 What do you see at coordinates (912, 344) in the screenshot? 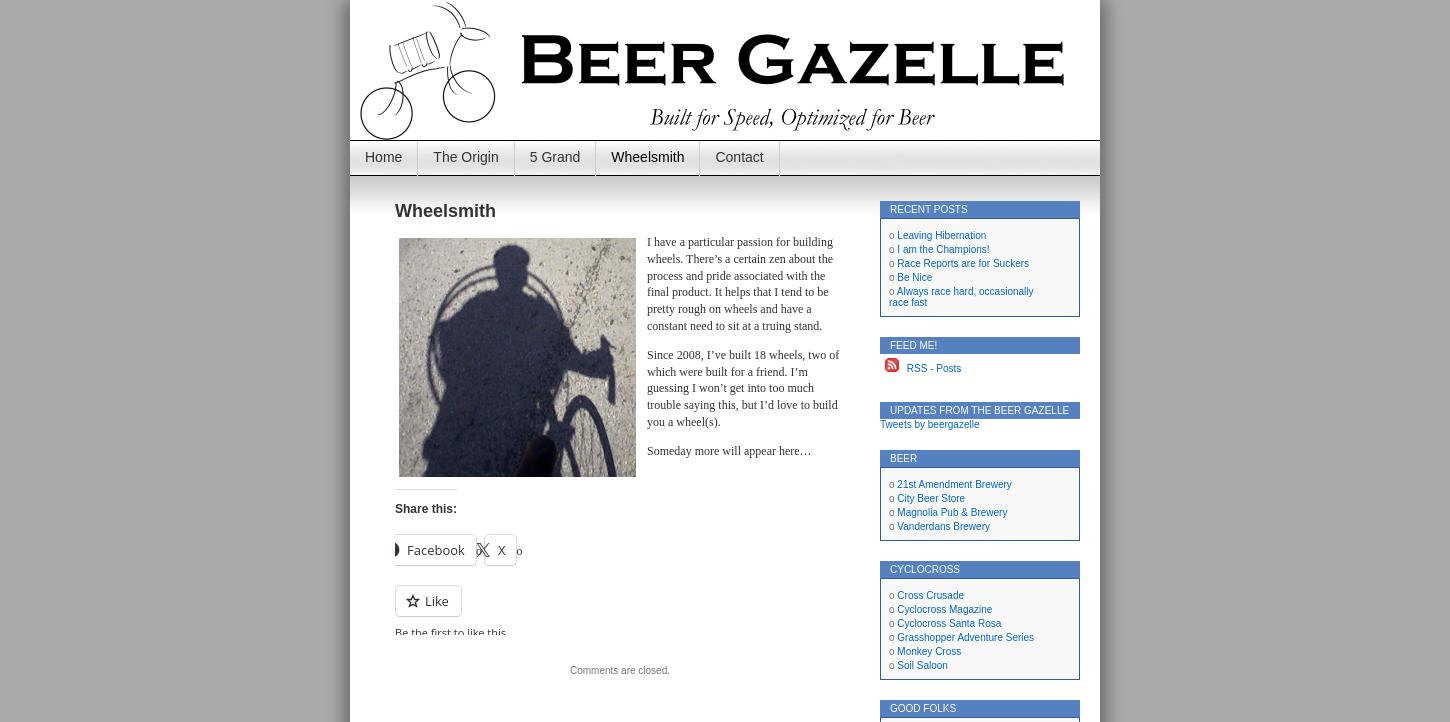
I see `'Feed Me!'` at bounding box center [912, 344].